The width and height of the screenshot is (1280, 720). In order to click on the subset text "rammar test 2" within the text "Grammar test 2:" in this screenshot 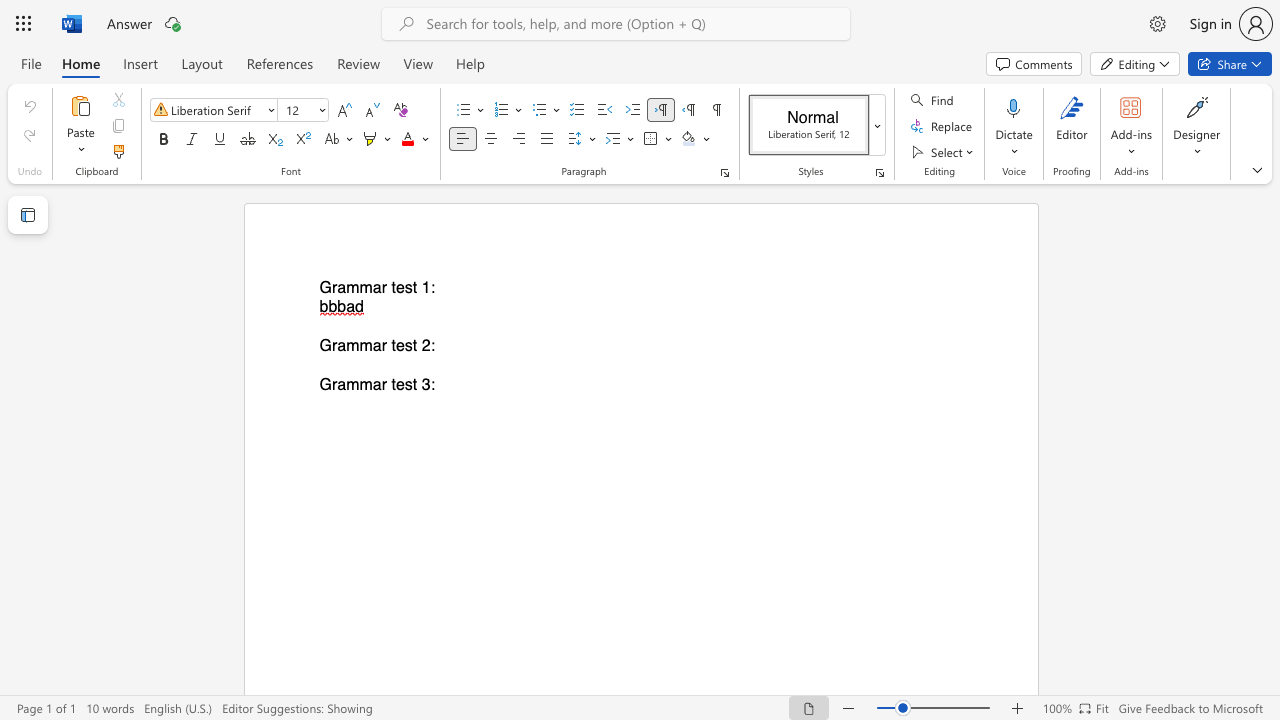, I will do `click(331, 345)`.